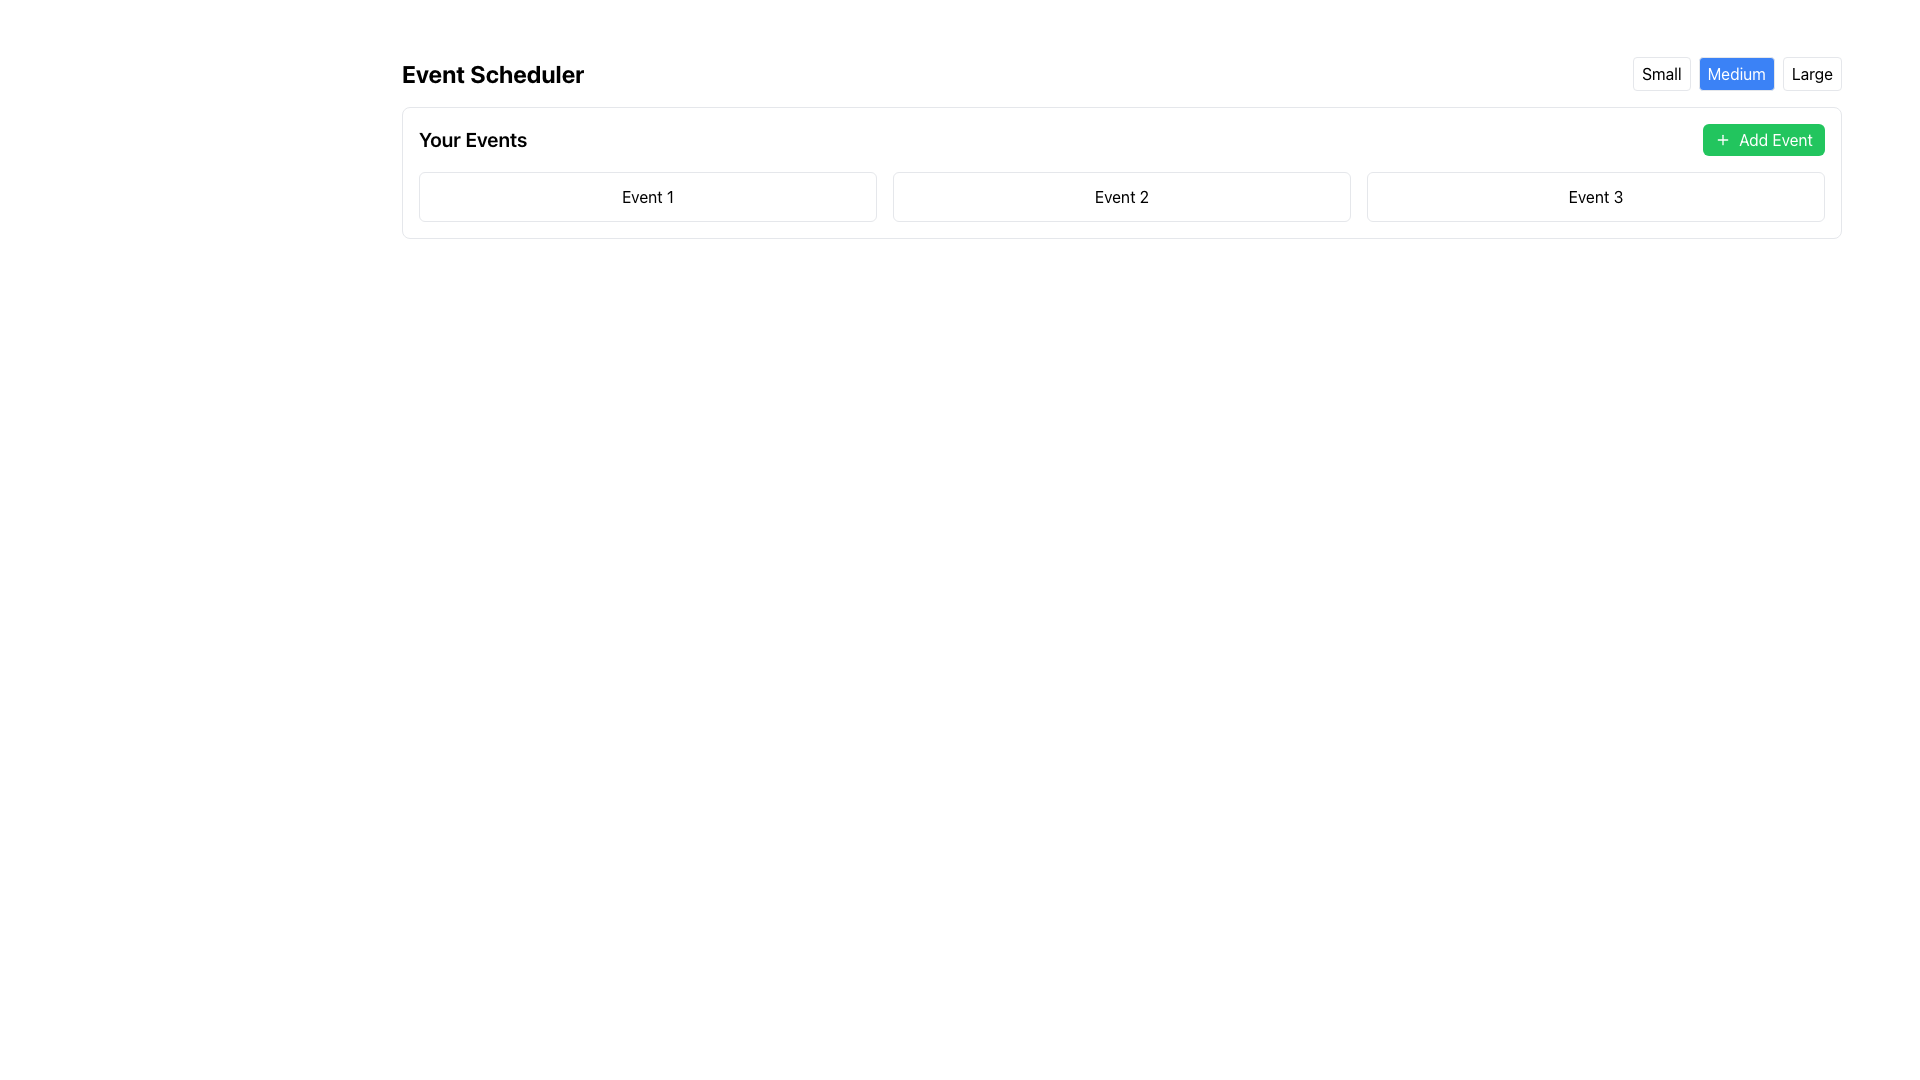  What do you see at coordinates (1122, 196) in the screenshot?
I see `the Text Display Box that displays 'Event 2', which is the second element in a grid layout below the 'Your Events' title` at bounding box center [1122, 196].